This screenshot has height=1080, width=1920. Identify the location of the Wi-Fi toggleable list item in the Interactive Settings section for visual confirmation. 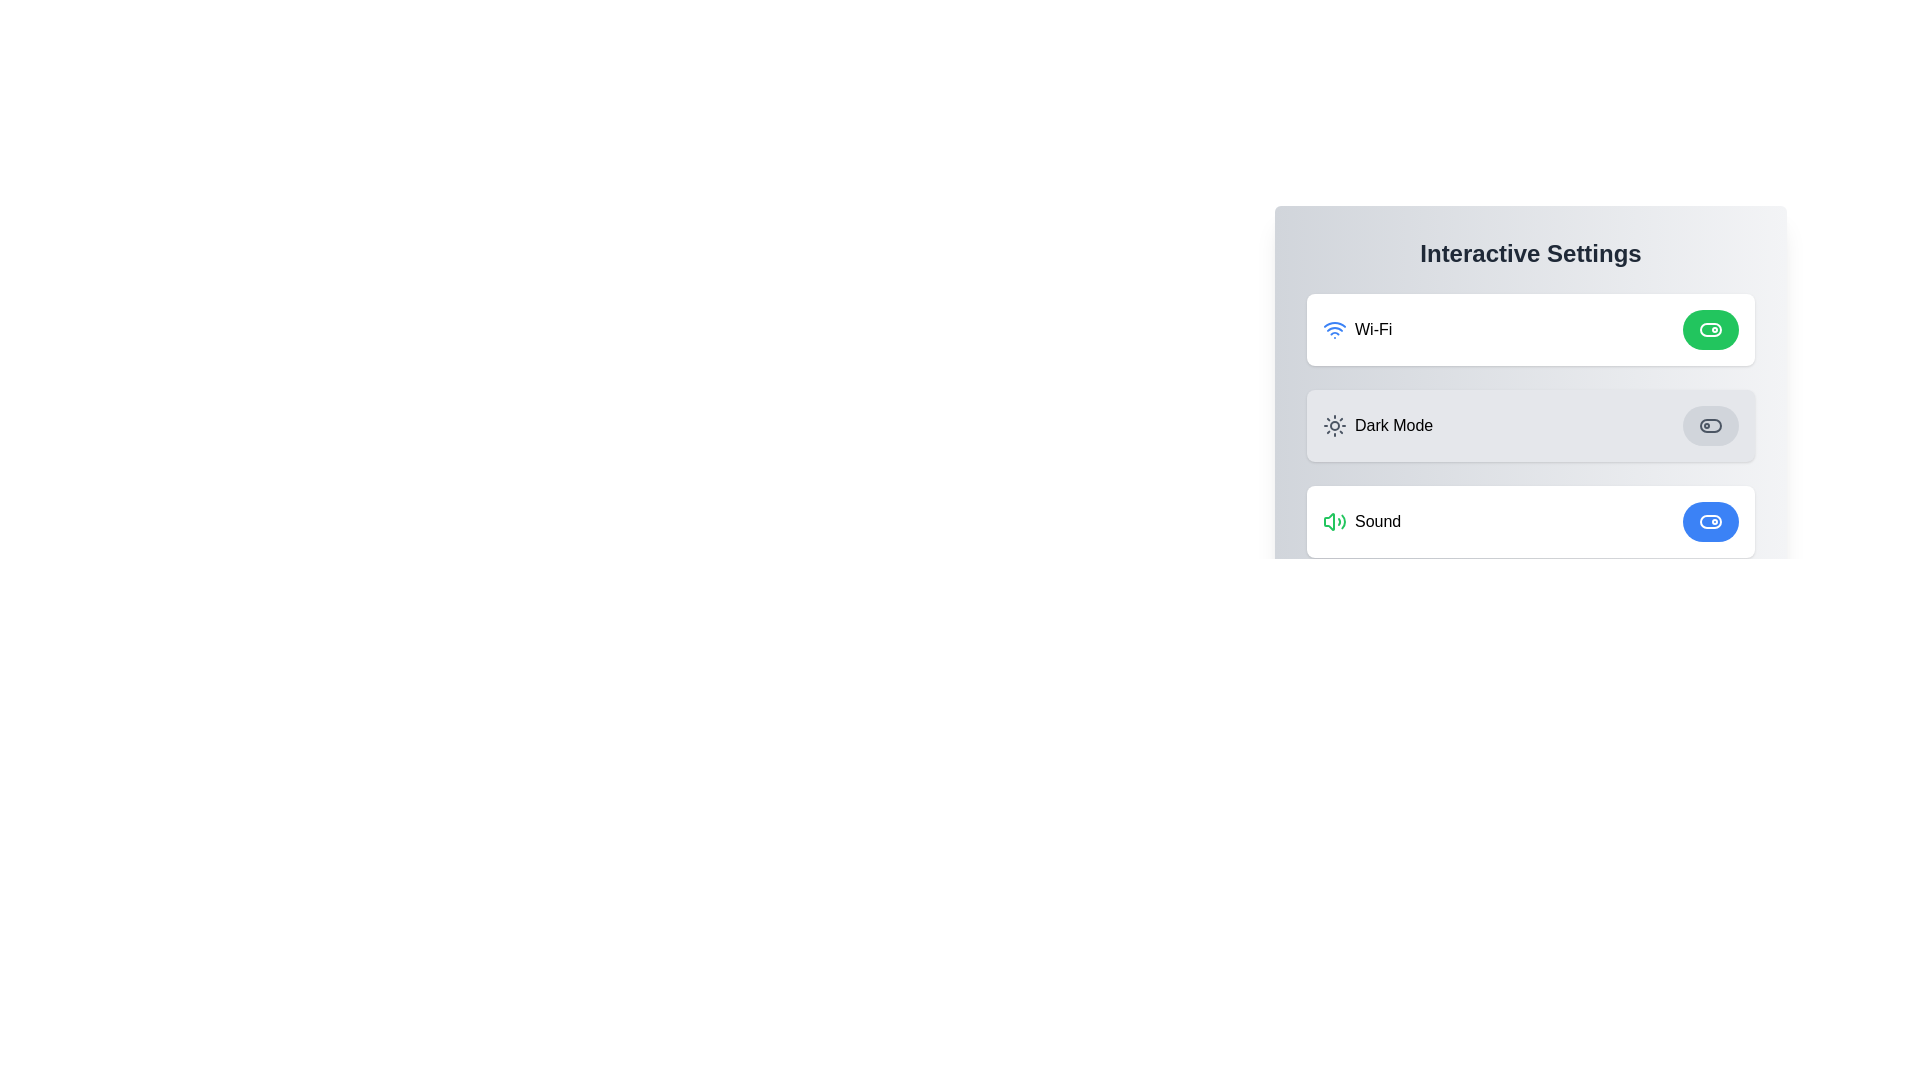
(1530, 329).